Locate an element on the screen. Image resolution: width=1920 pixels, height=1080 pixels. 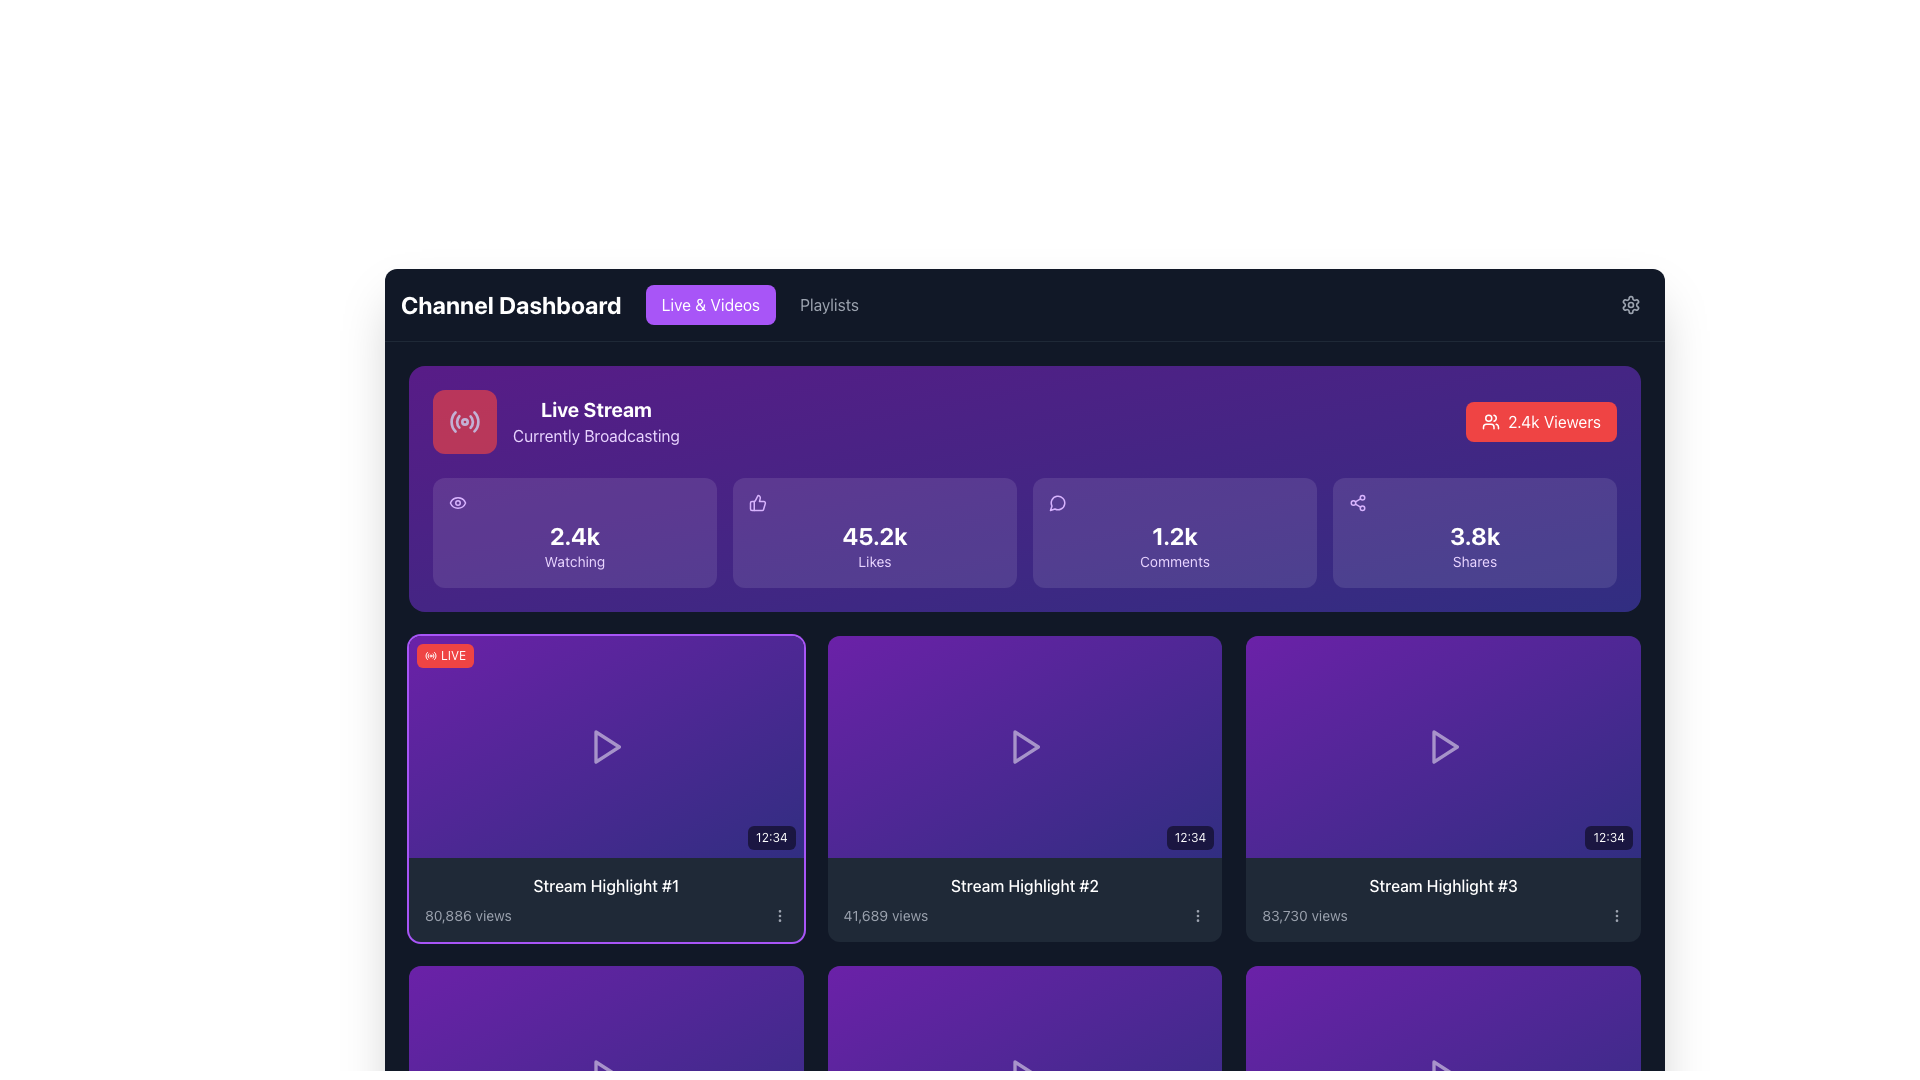
the text label that clarifies the metric representing the number of comments ('1.2k'), which is positioned below the speech bubble icon and part of a group of cards showing various metrics is located at coordinates (1175, 562).